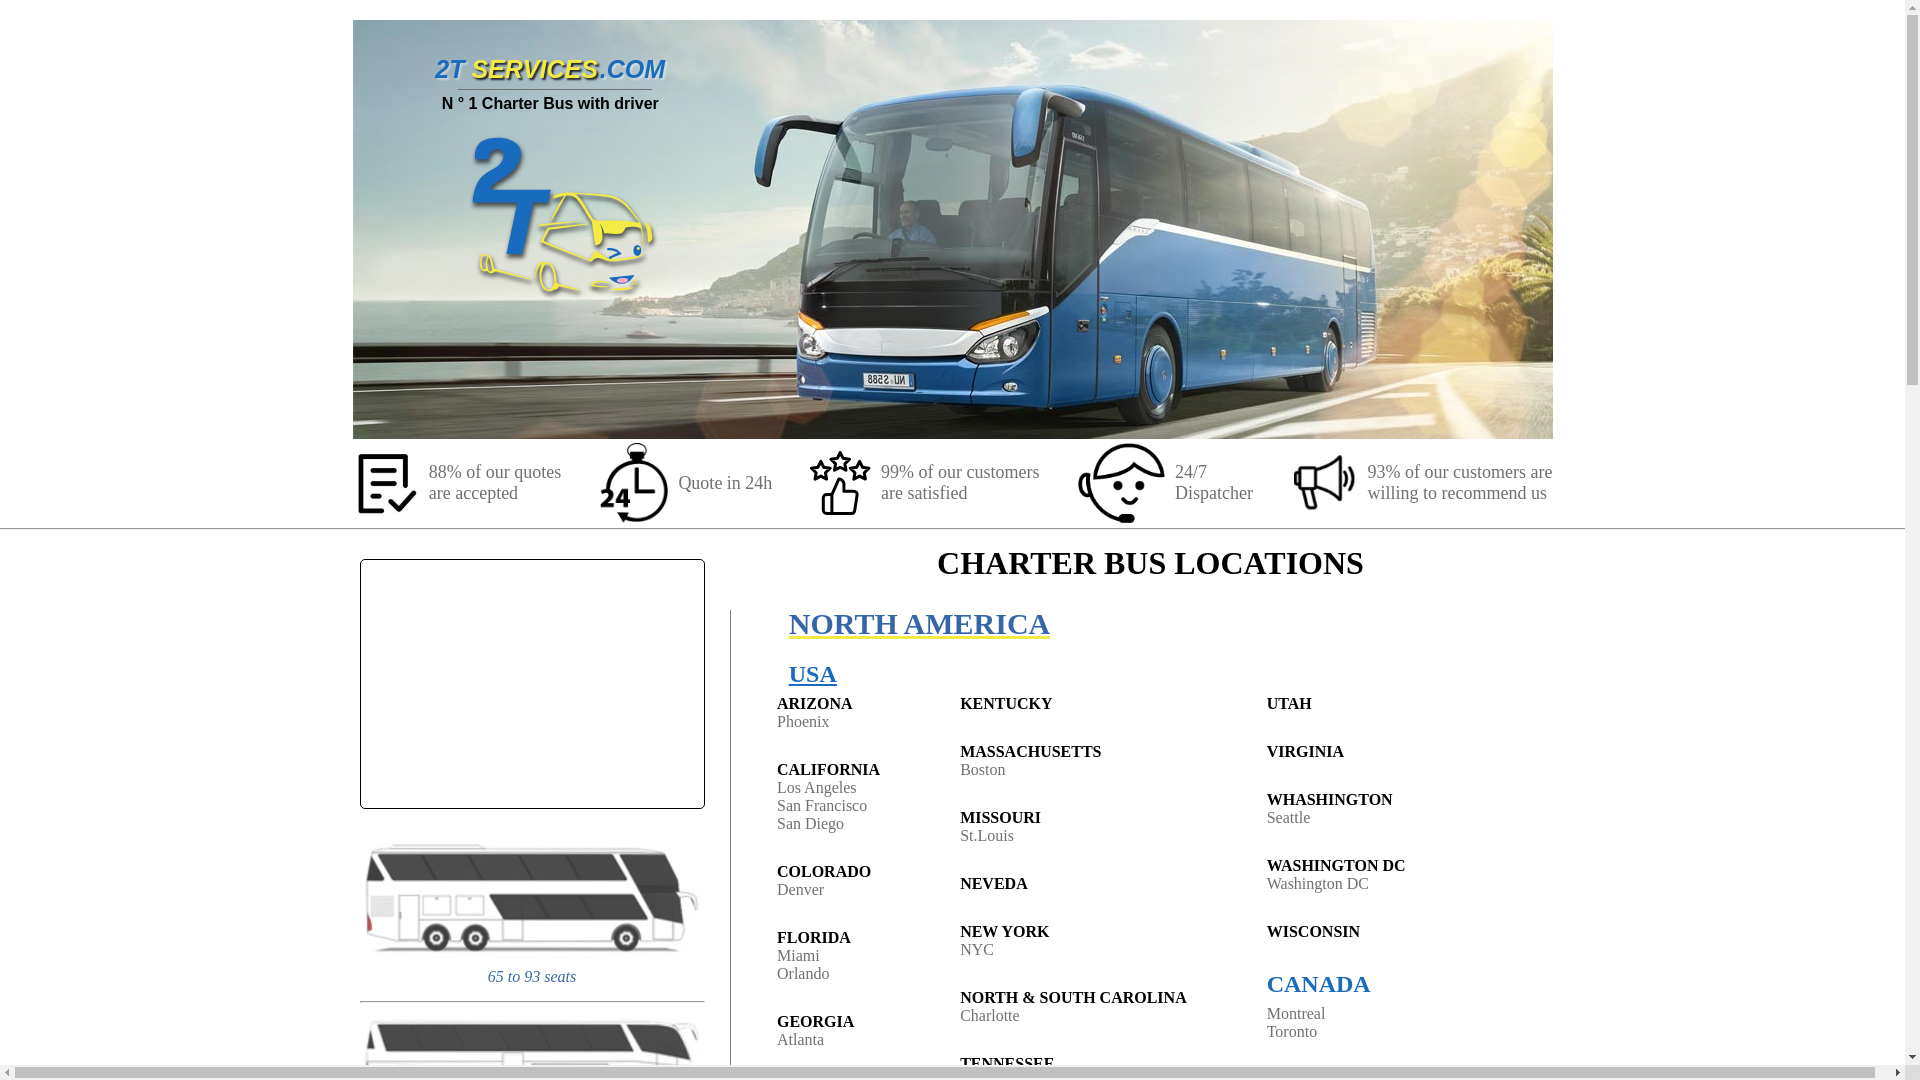 This screenshot has height=1080, width=1920. I want to click on 'MISSOURI', so click(1000, 817).